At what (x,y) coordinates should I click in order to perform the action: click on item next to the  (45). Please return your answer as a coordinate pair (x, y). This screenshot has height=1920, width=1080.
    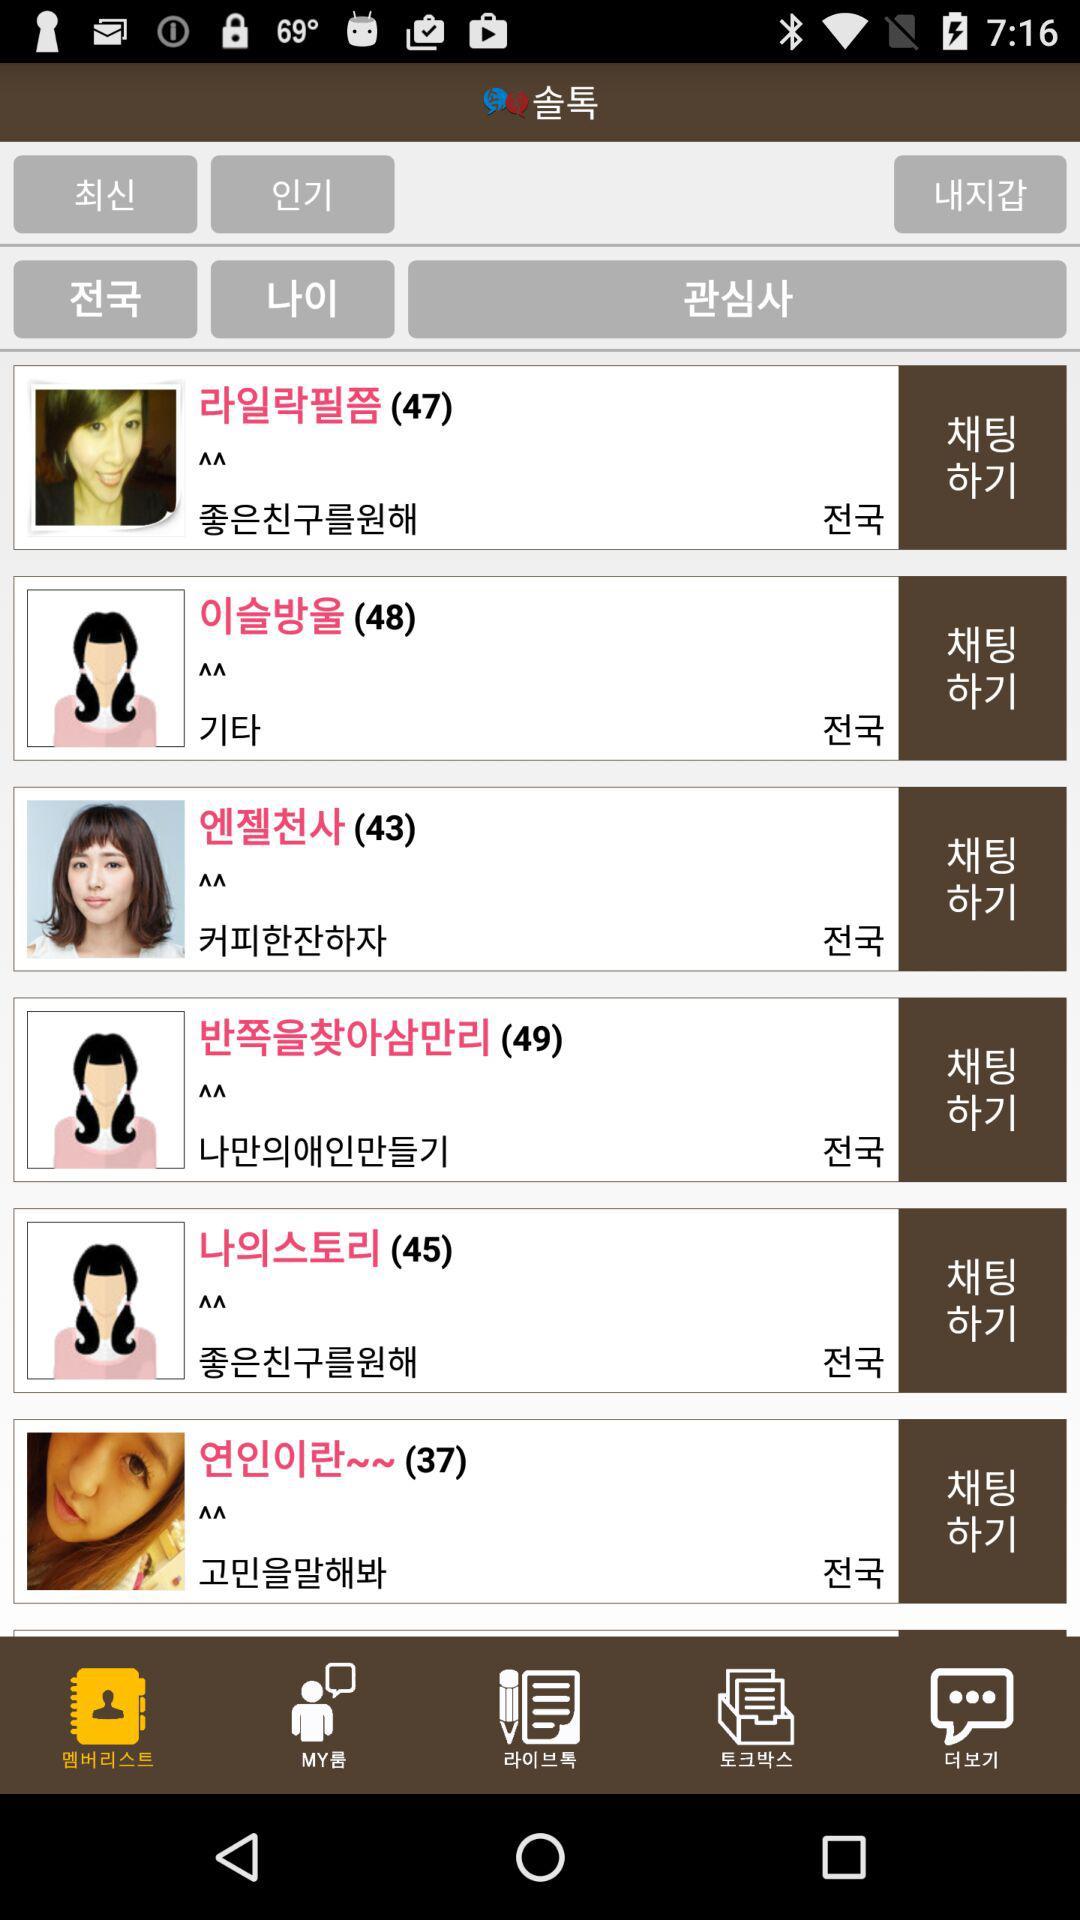
    Looking at the image, I should click on (212, 1306).